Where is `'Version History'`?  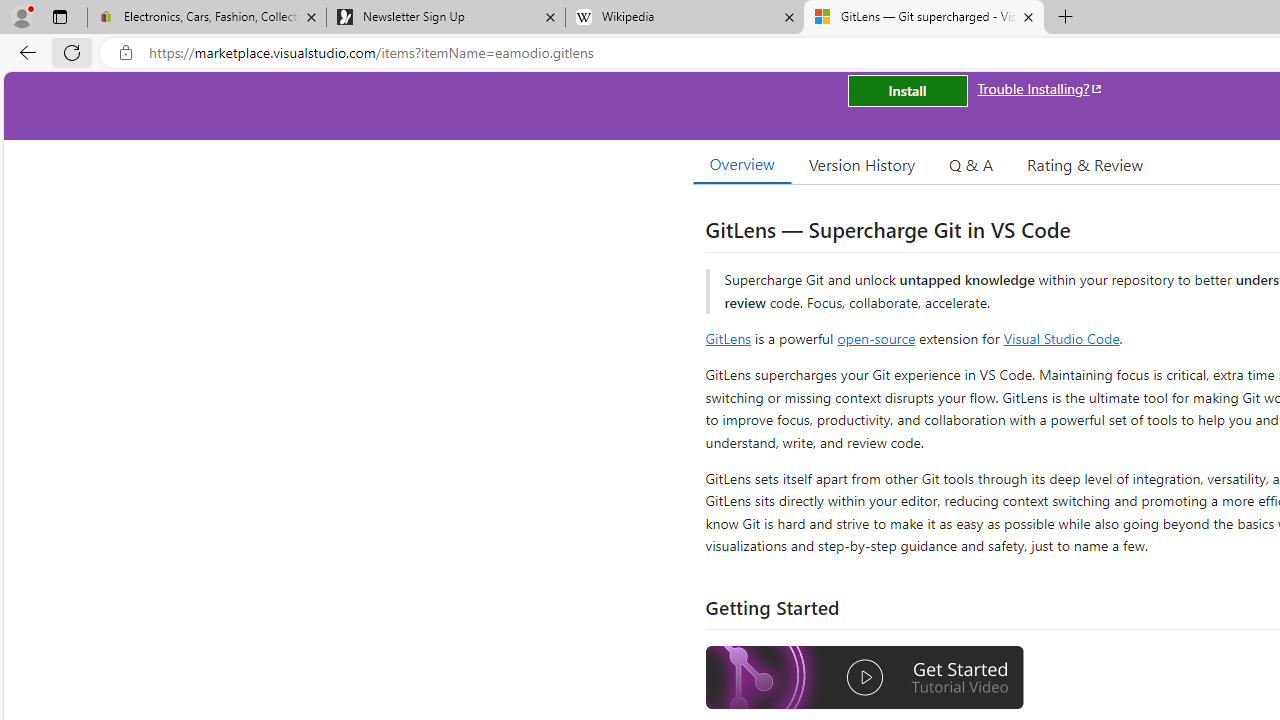 'Version History' is located at coordinates (862, 163).